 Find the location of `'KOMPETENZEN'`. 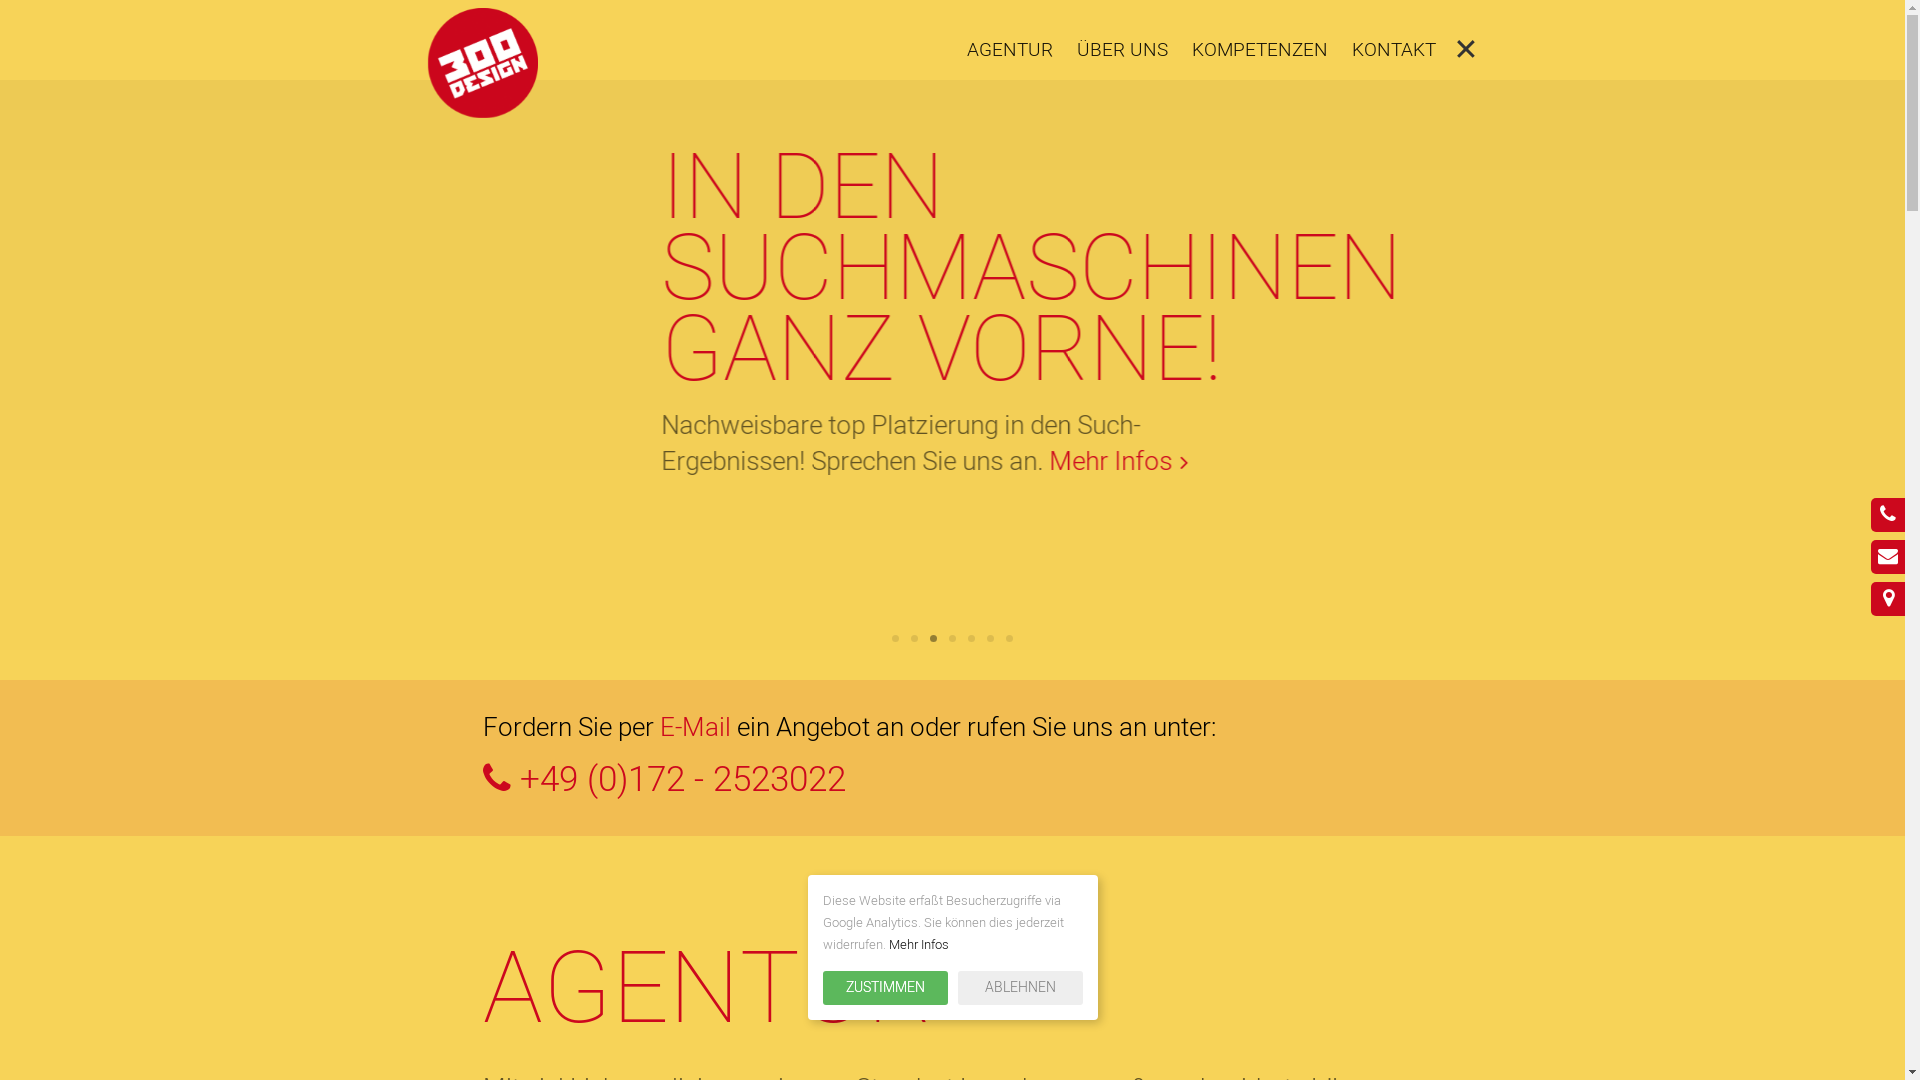

'KOMPETENZEN' is located at coordinates (1190, 49).